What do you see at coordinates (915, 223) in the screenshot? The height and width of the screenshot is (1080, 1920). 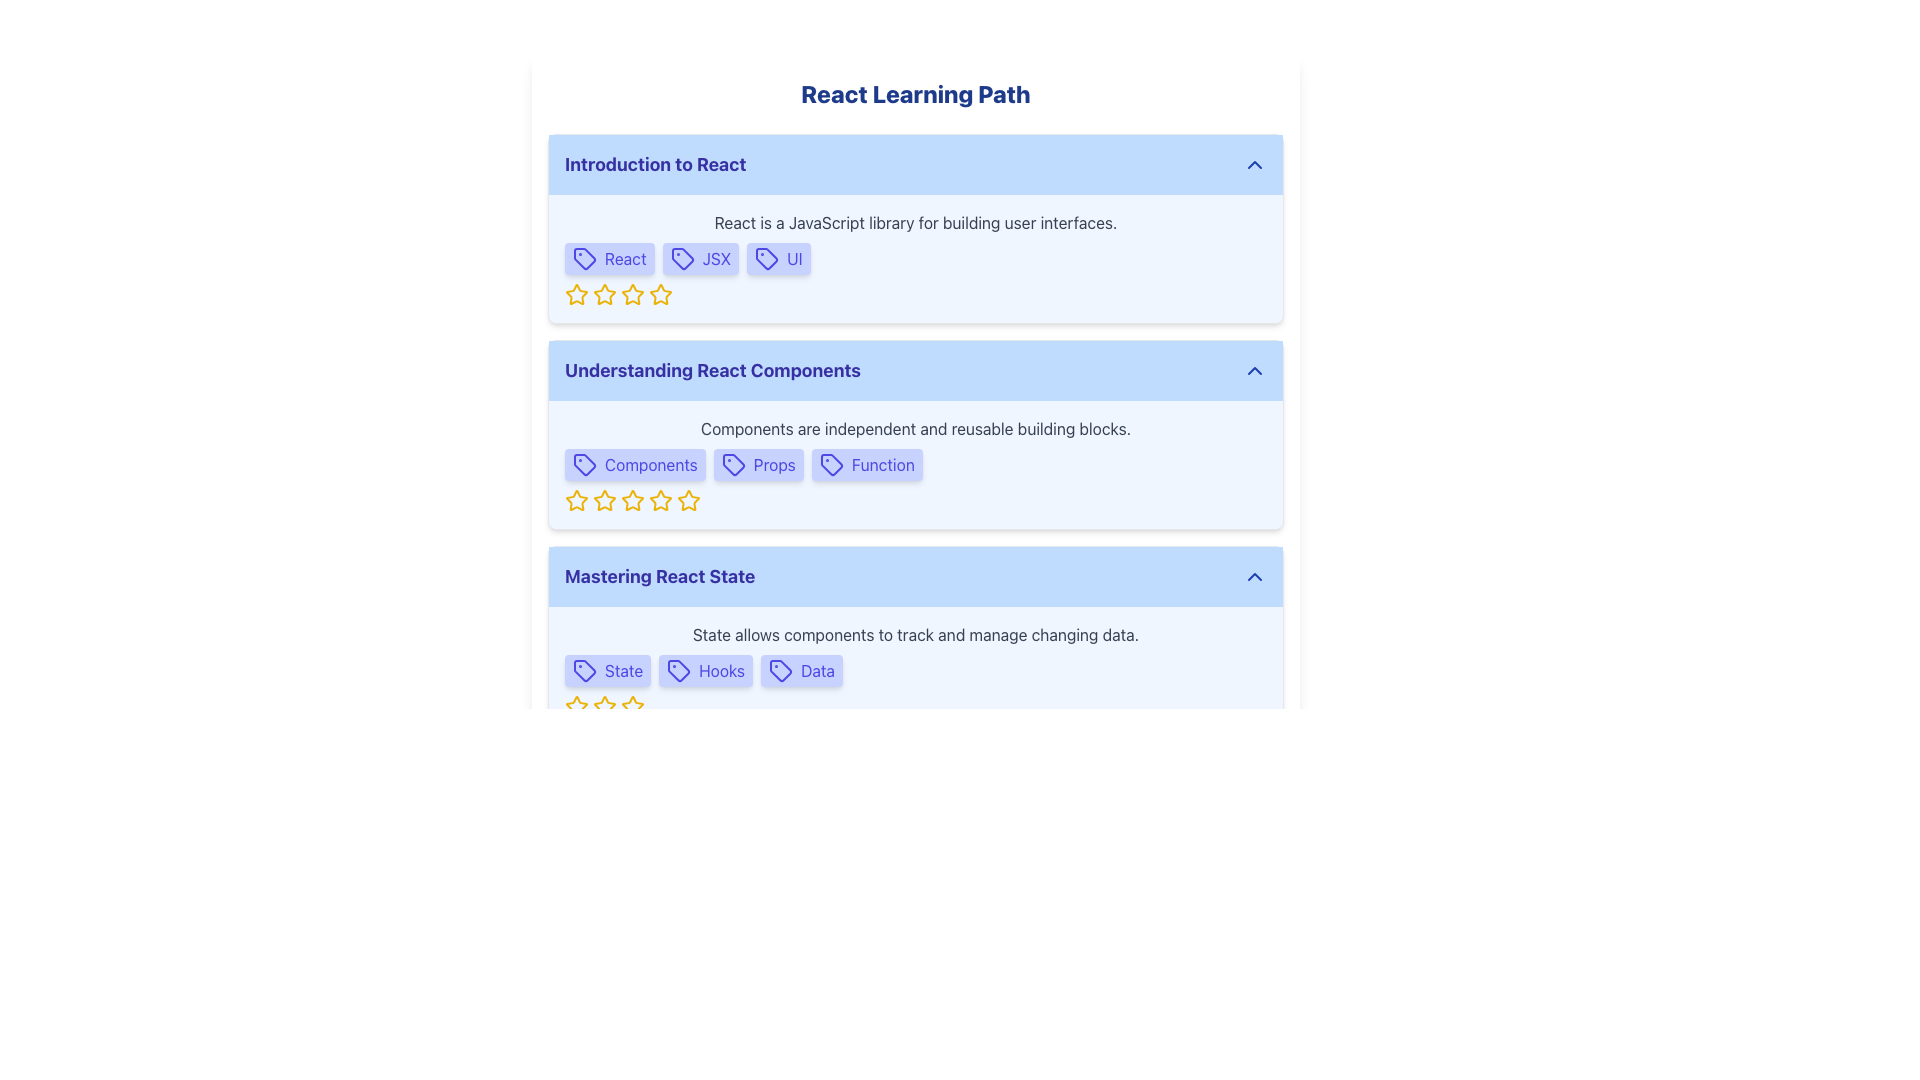 I see `the text block styled with a gray shade that reads 'React is a JavaScript library for building user interfaces,' located within the light blue section titled 'Introduction to React.'` at bounding box center [915, 223].